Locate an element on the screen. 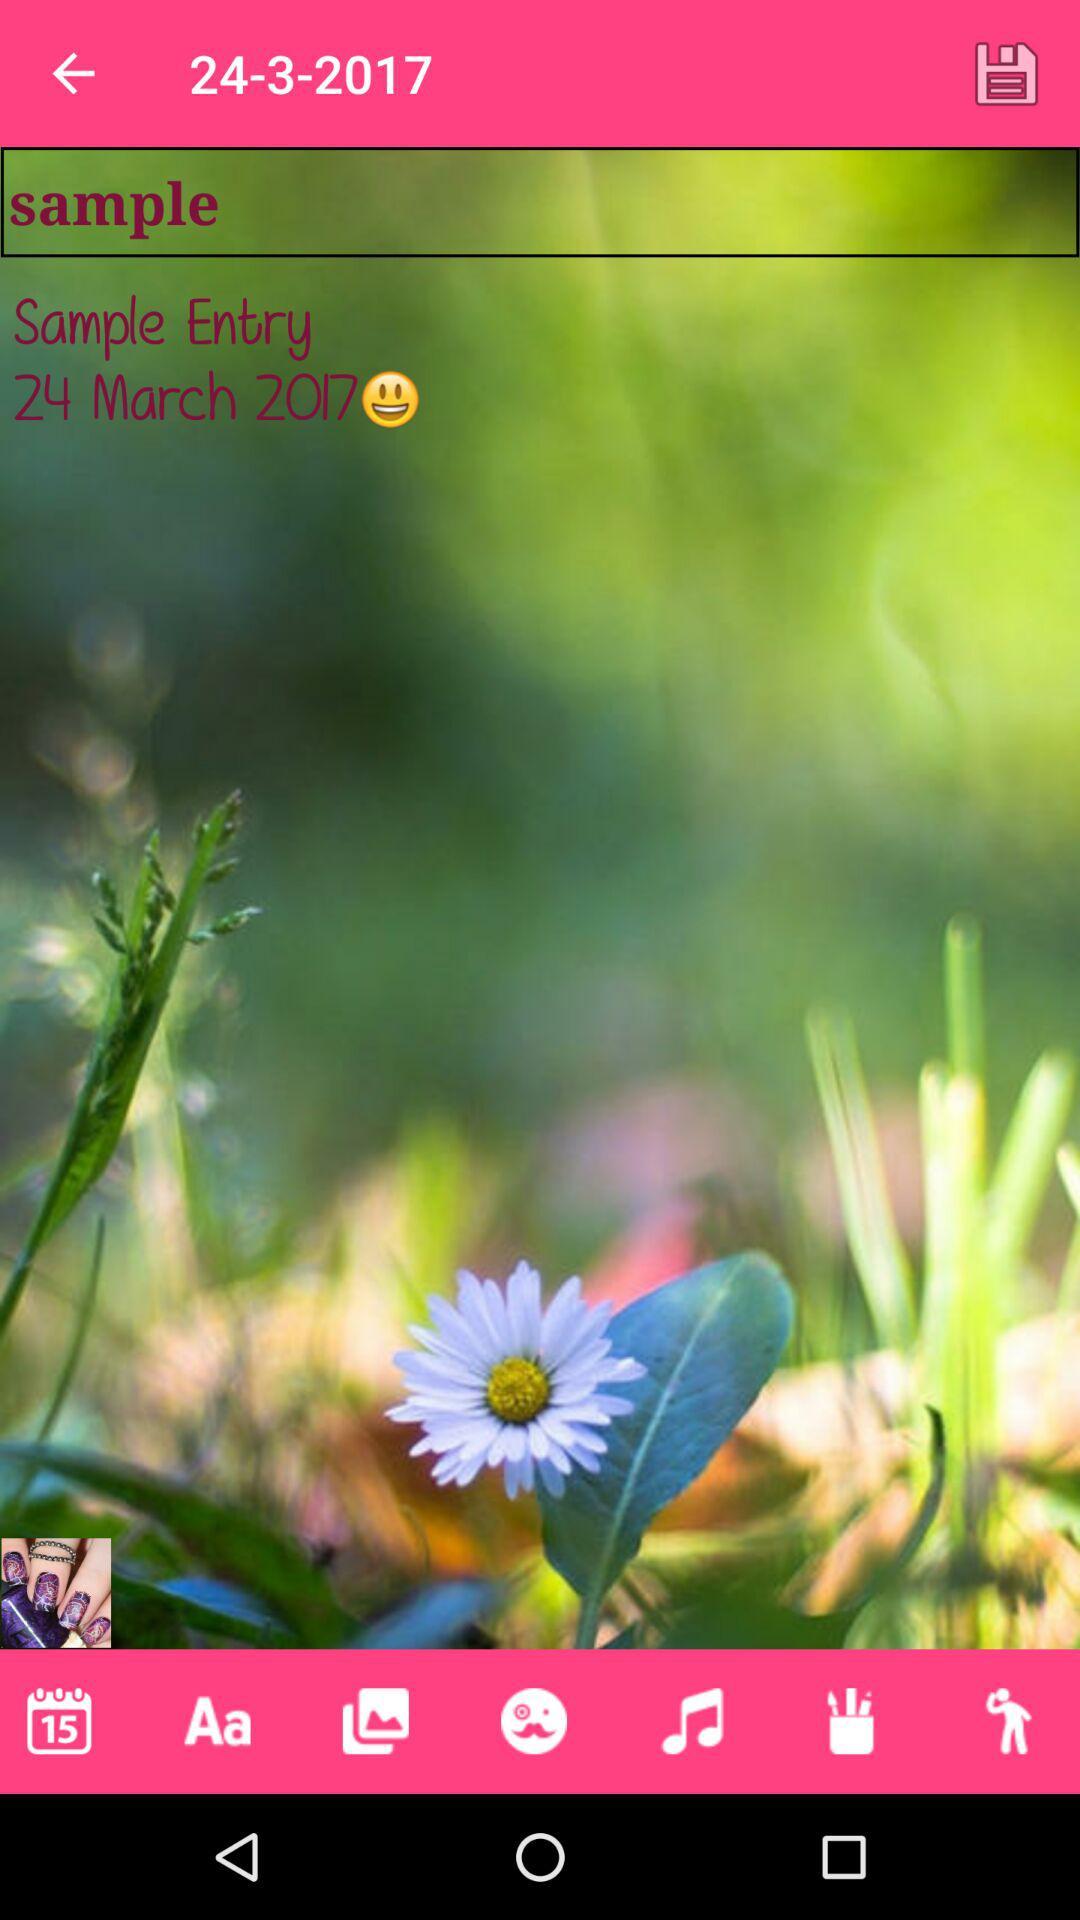 This screenshot has height=1920, width=1080. the icon below the sample entry 24 item is located at coordinates (55, 1592).